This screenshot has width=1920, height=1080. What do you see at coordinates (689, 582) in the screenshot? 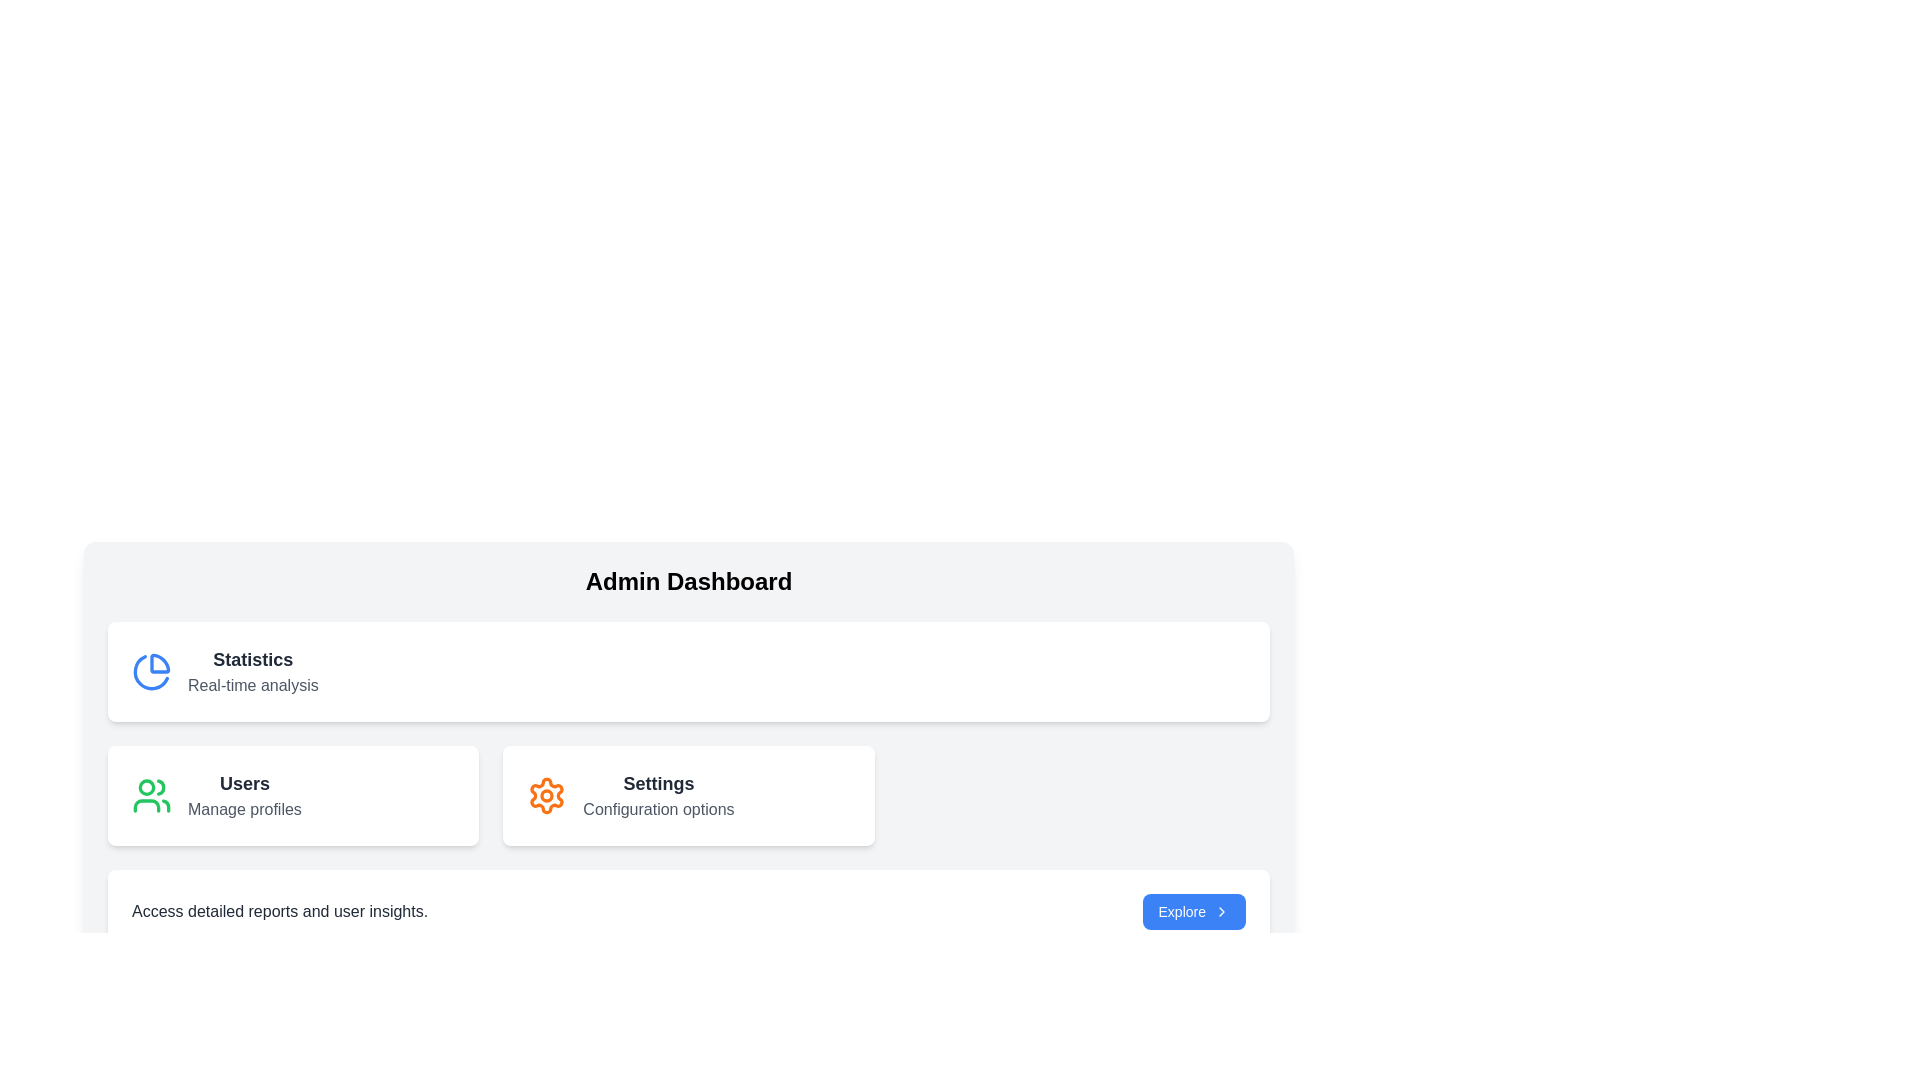
I see `the 'Admin Dashboard' header text element, which is a bold and large text in black color, positioned at the top of a card-like section` at bounding box center [689, 582].